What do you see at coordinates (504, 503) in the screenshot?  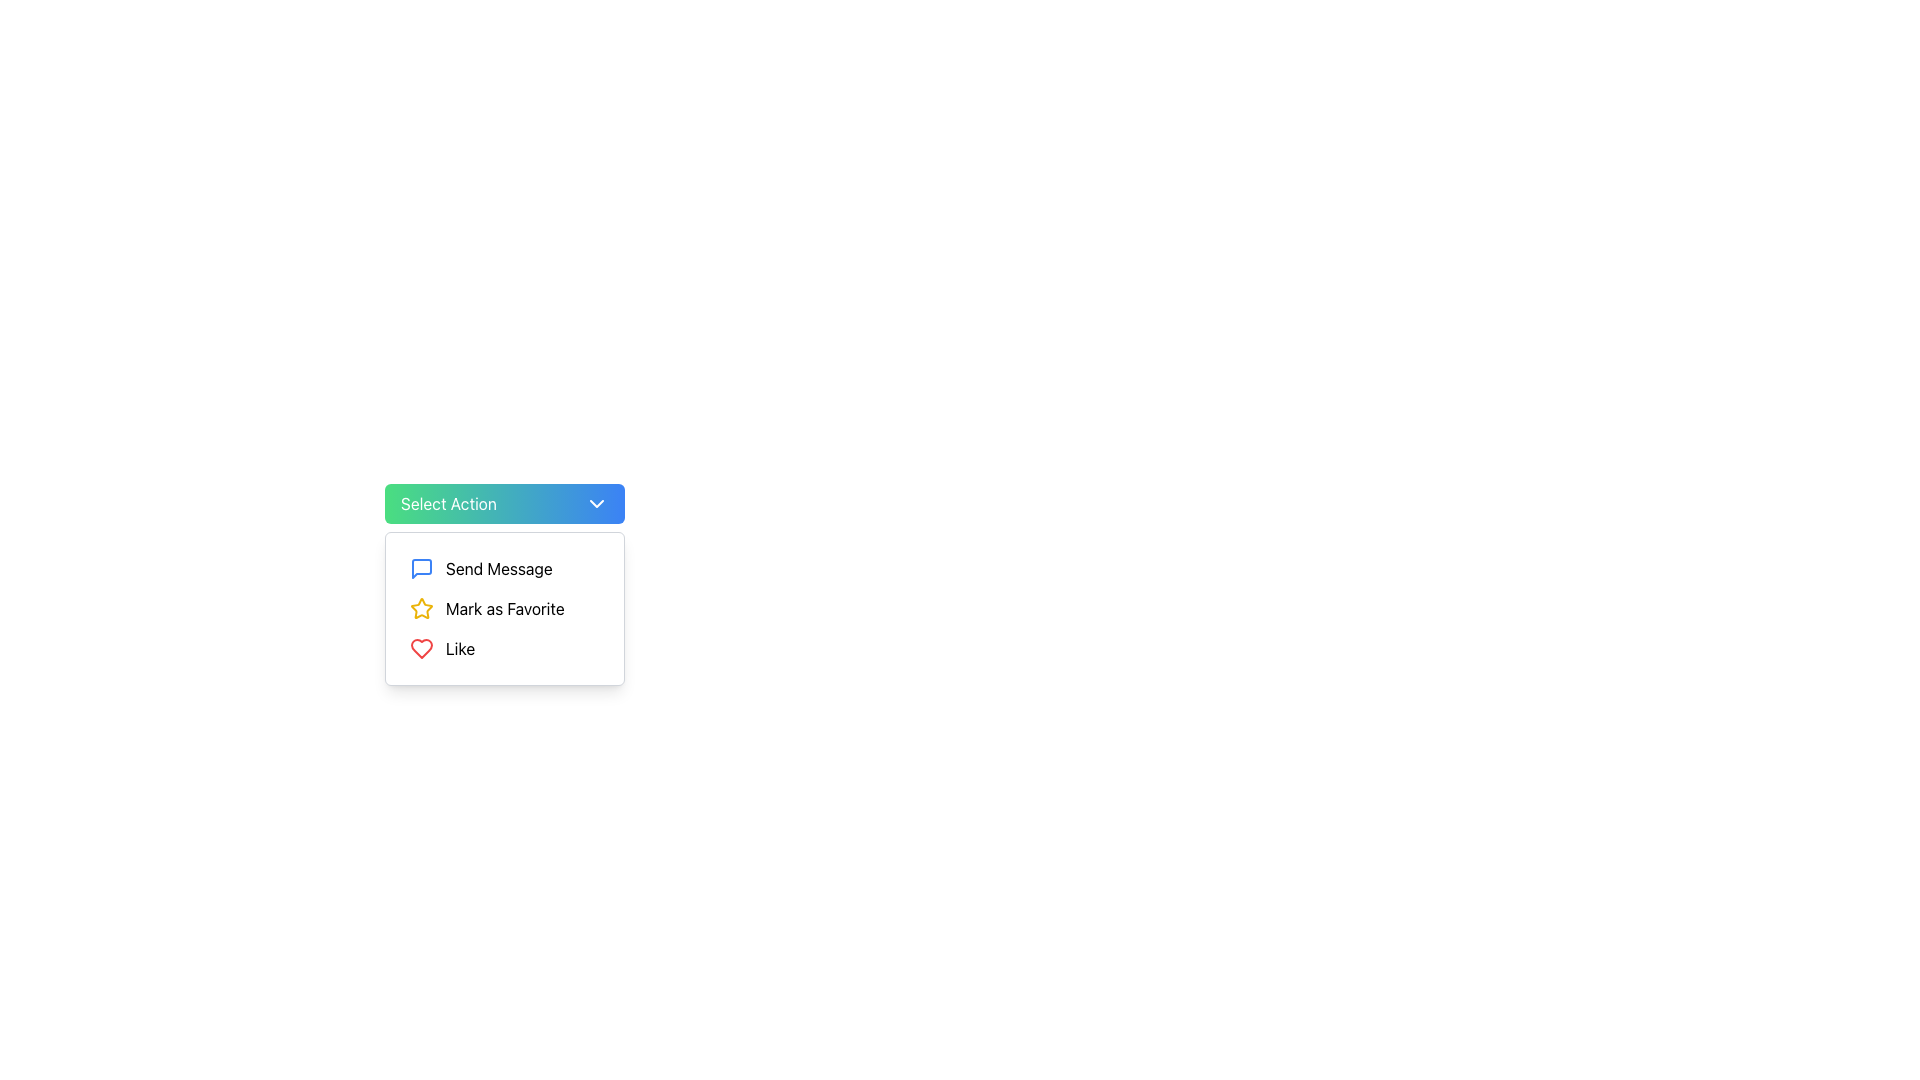 I see `the dropdown button located at the top of the dropdown menu` at bounding box center [504, 503].